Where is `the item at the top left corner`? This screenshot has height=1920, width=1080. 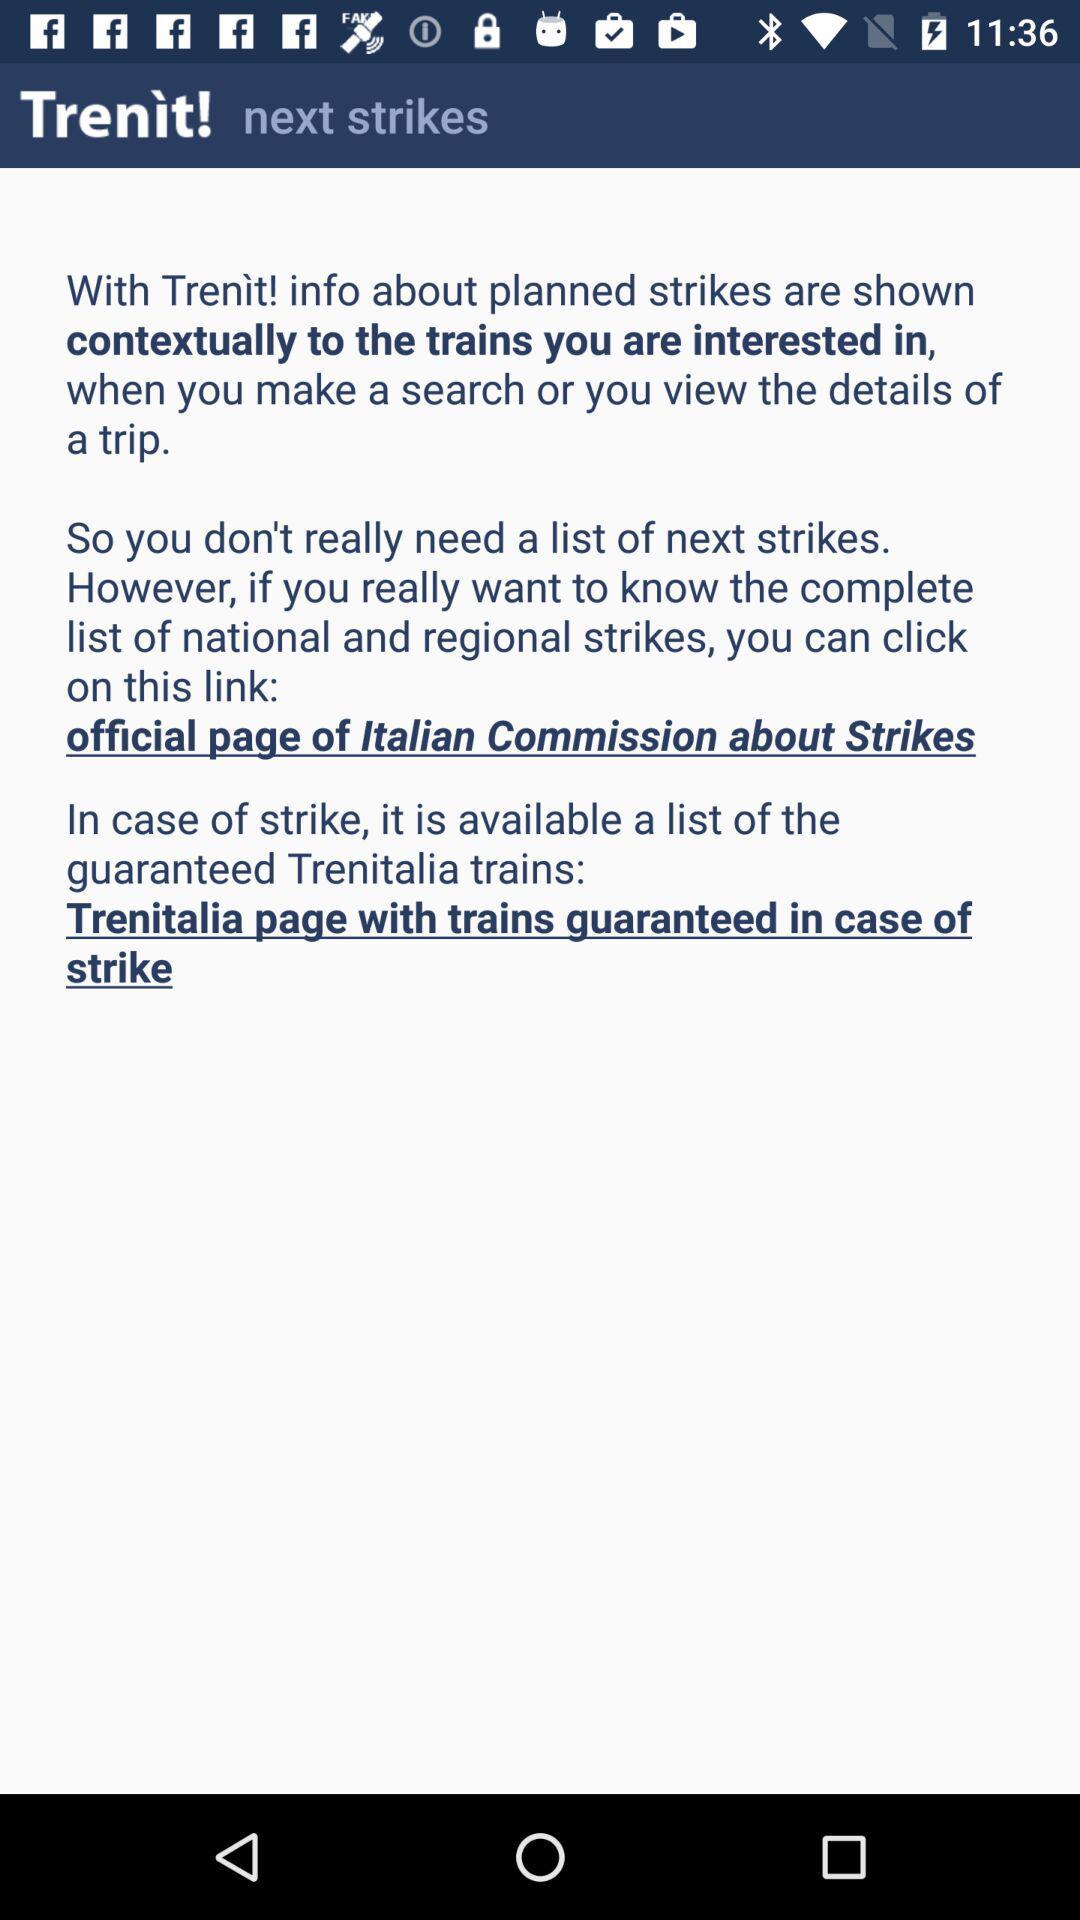 the item at the top left corner is located at coordinates (116, 114).